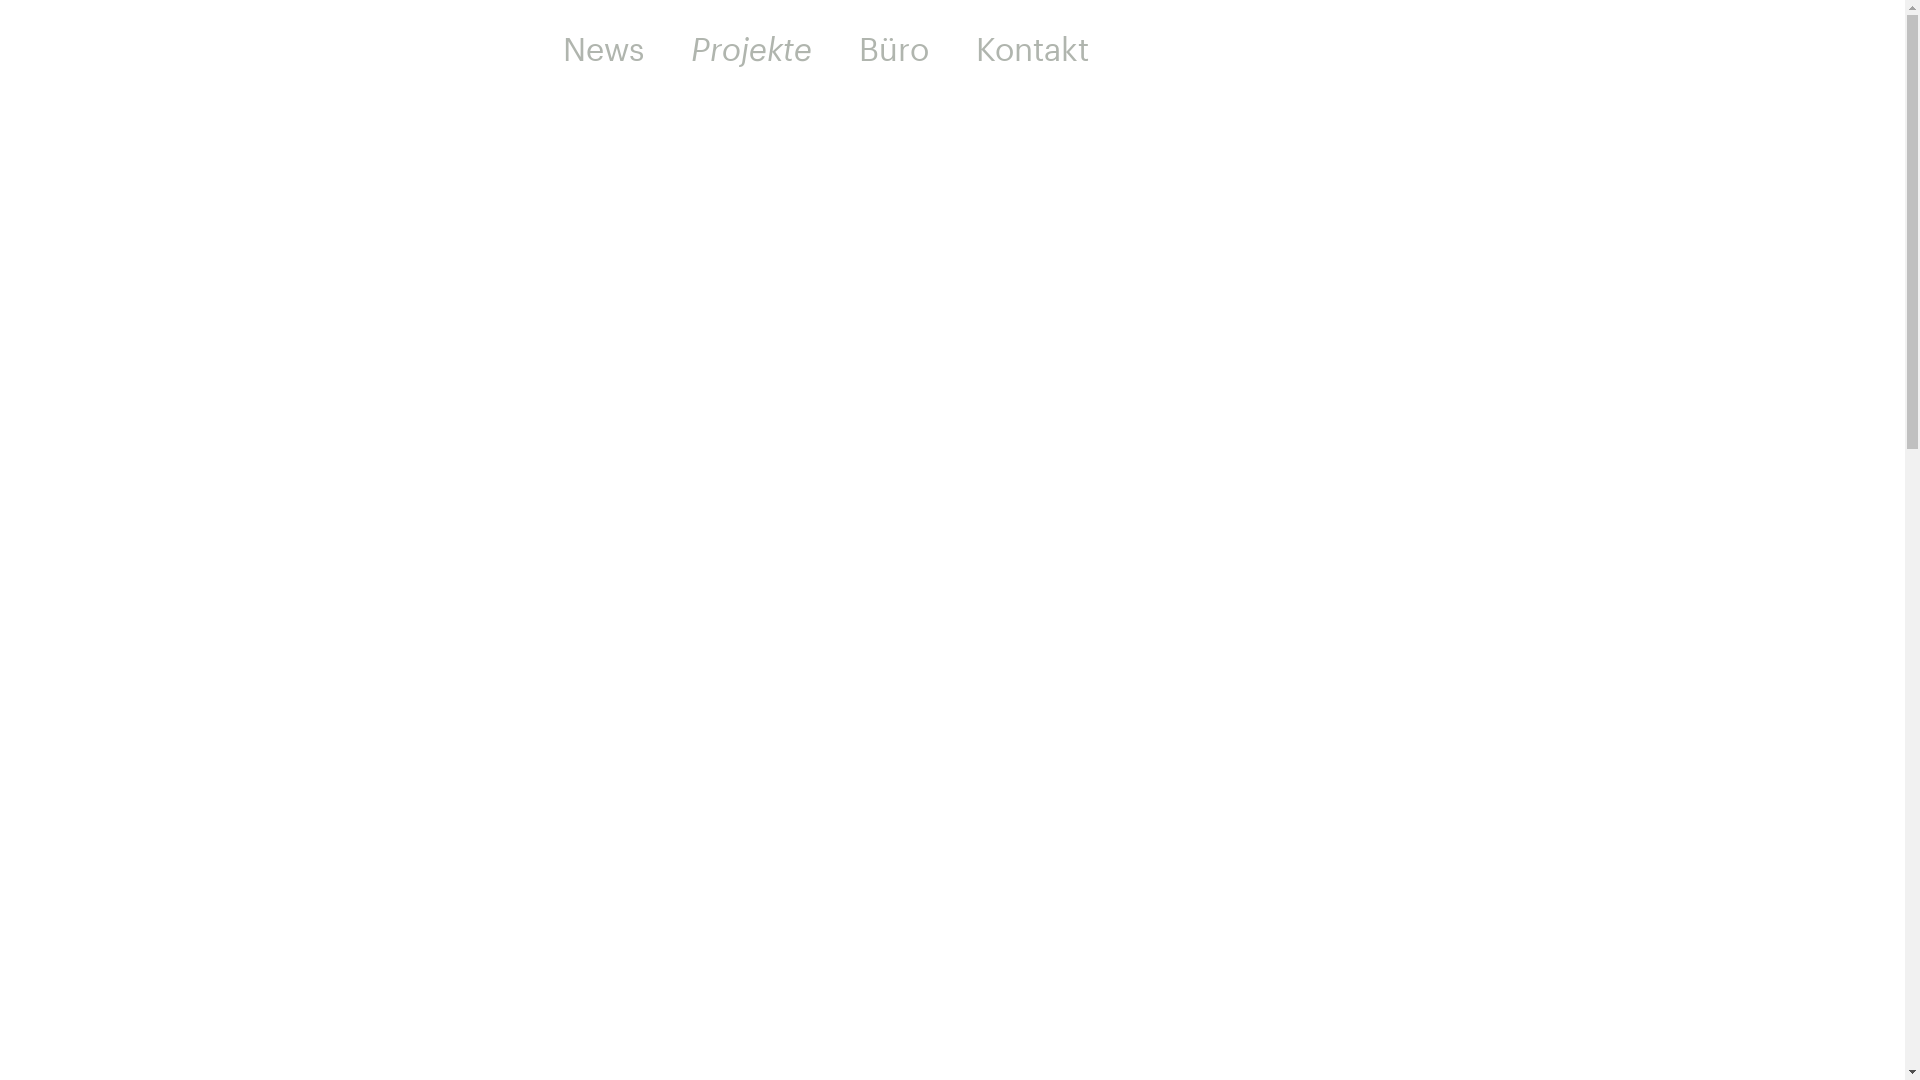 The height and width of the screenshot is (1080, 1920). What do you see at coordinates (601, 48) in the screenshot?
I see `'News'` at bounding box center [601, 48].